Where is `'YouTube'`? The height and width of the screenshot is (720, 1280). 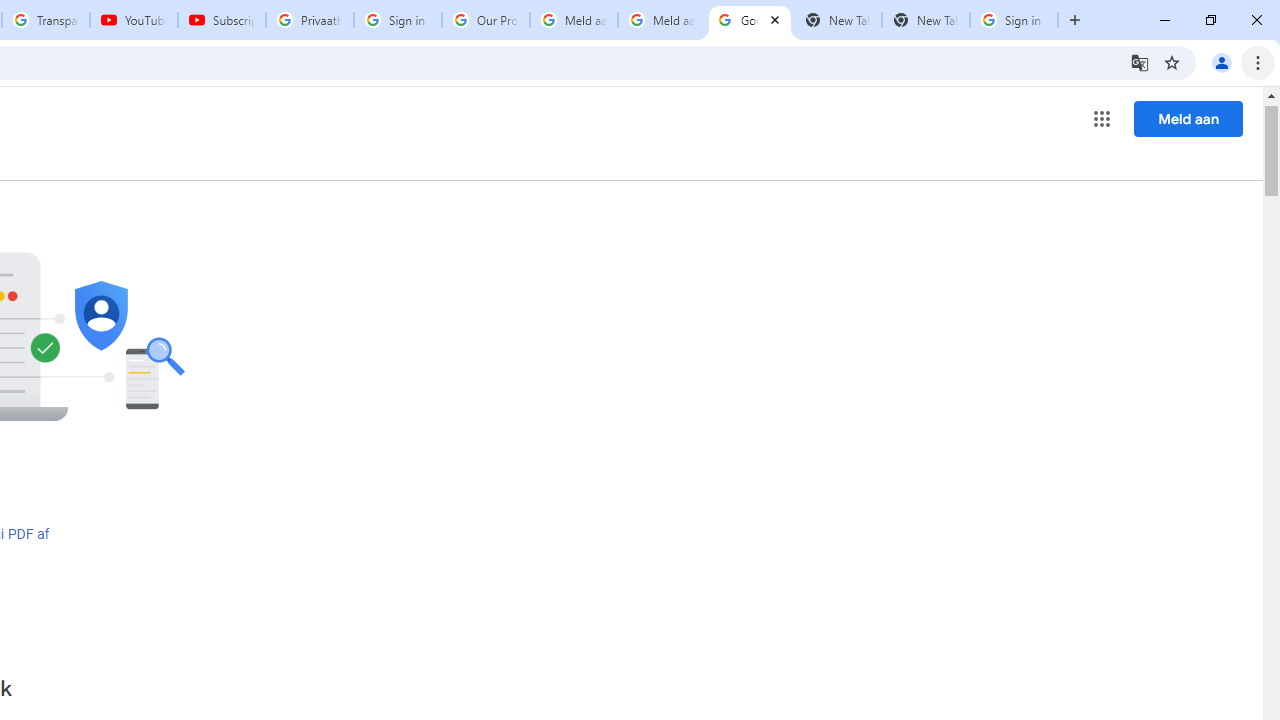 'YouTube' is located at coordinates (132, 20).